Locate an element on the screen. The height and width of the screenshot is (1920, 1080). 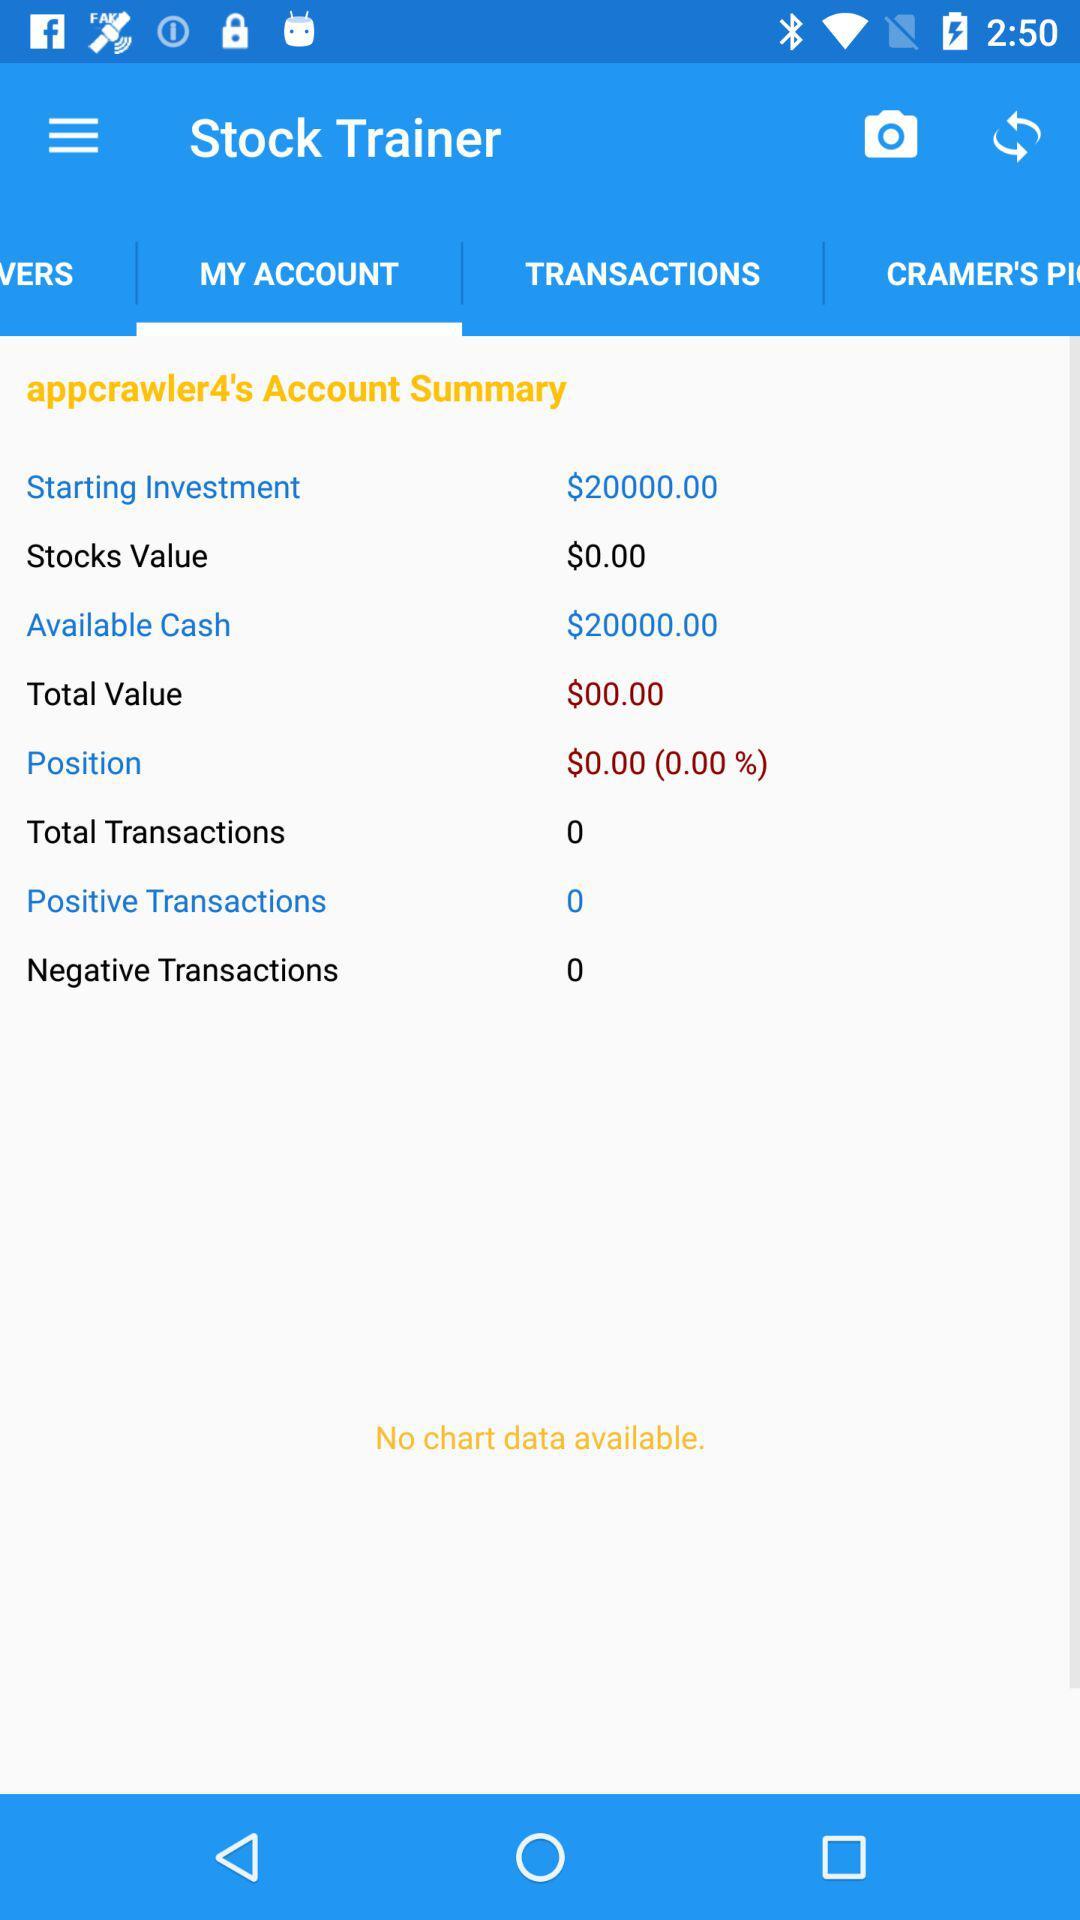
the icon next to the transactions is located at coordinates (299, 272).